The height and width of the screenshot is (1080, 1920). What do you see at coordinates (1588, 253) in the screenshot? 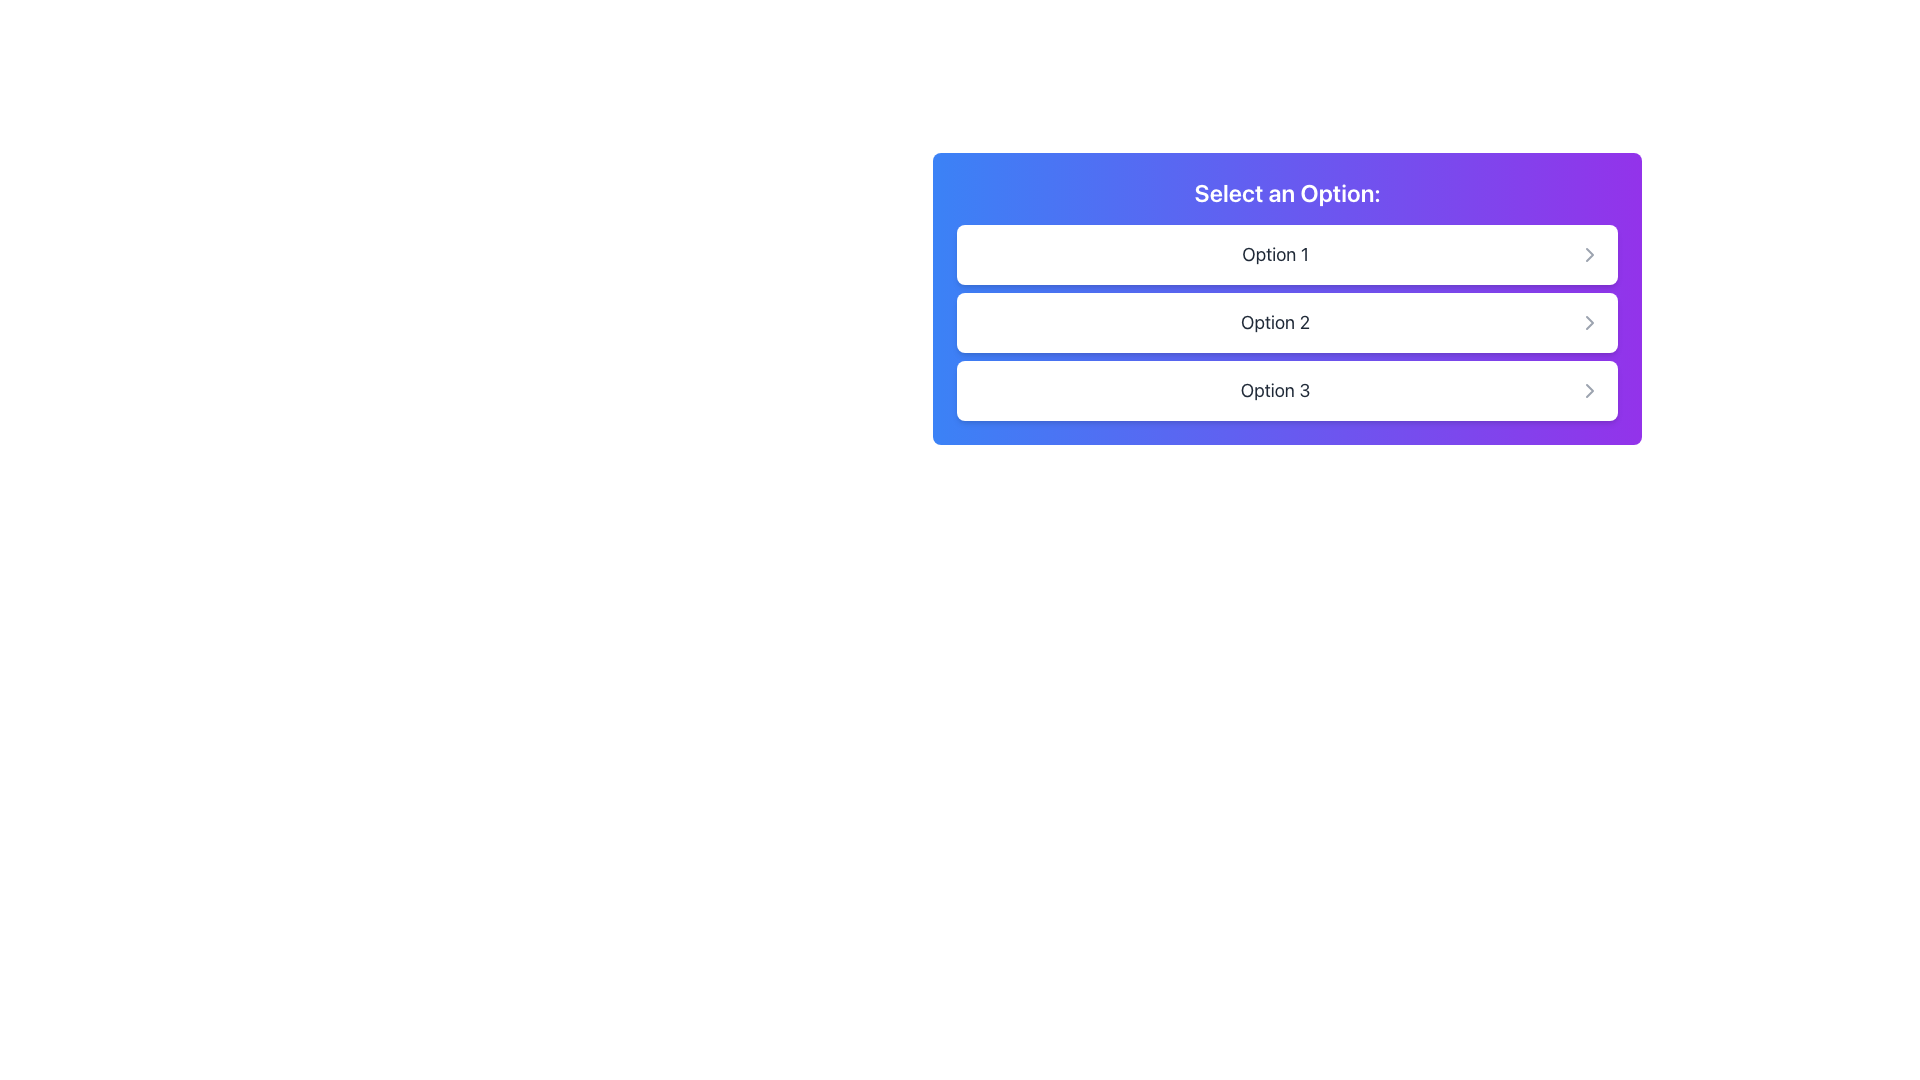
I see `the right-facing chevron arrow icon located at the far right of the 'Option 1' button` at bounding box center [1588, 253].